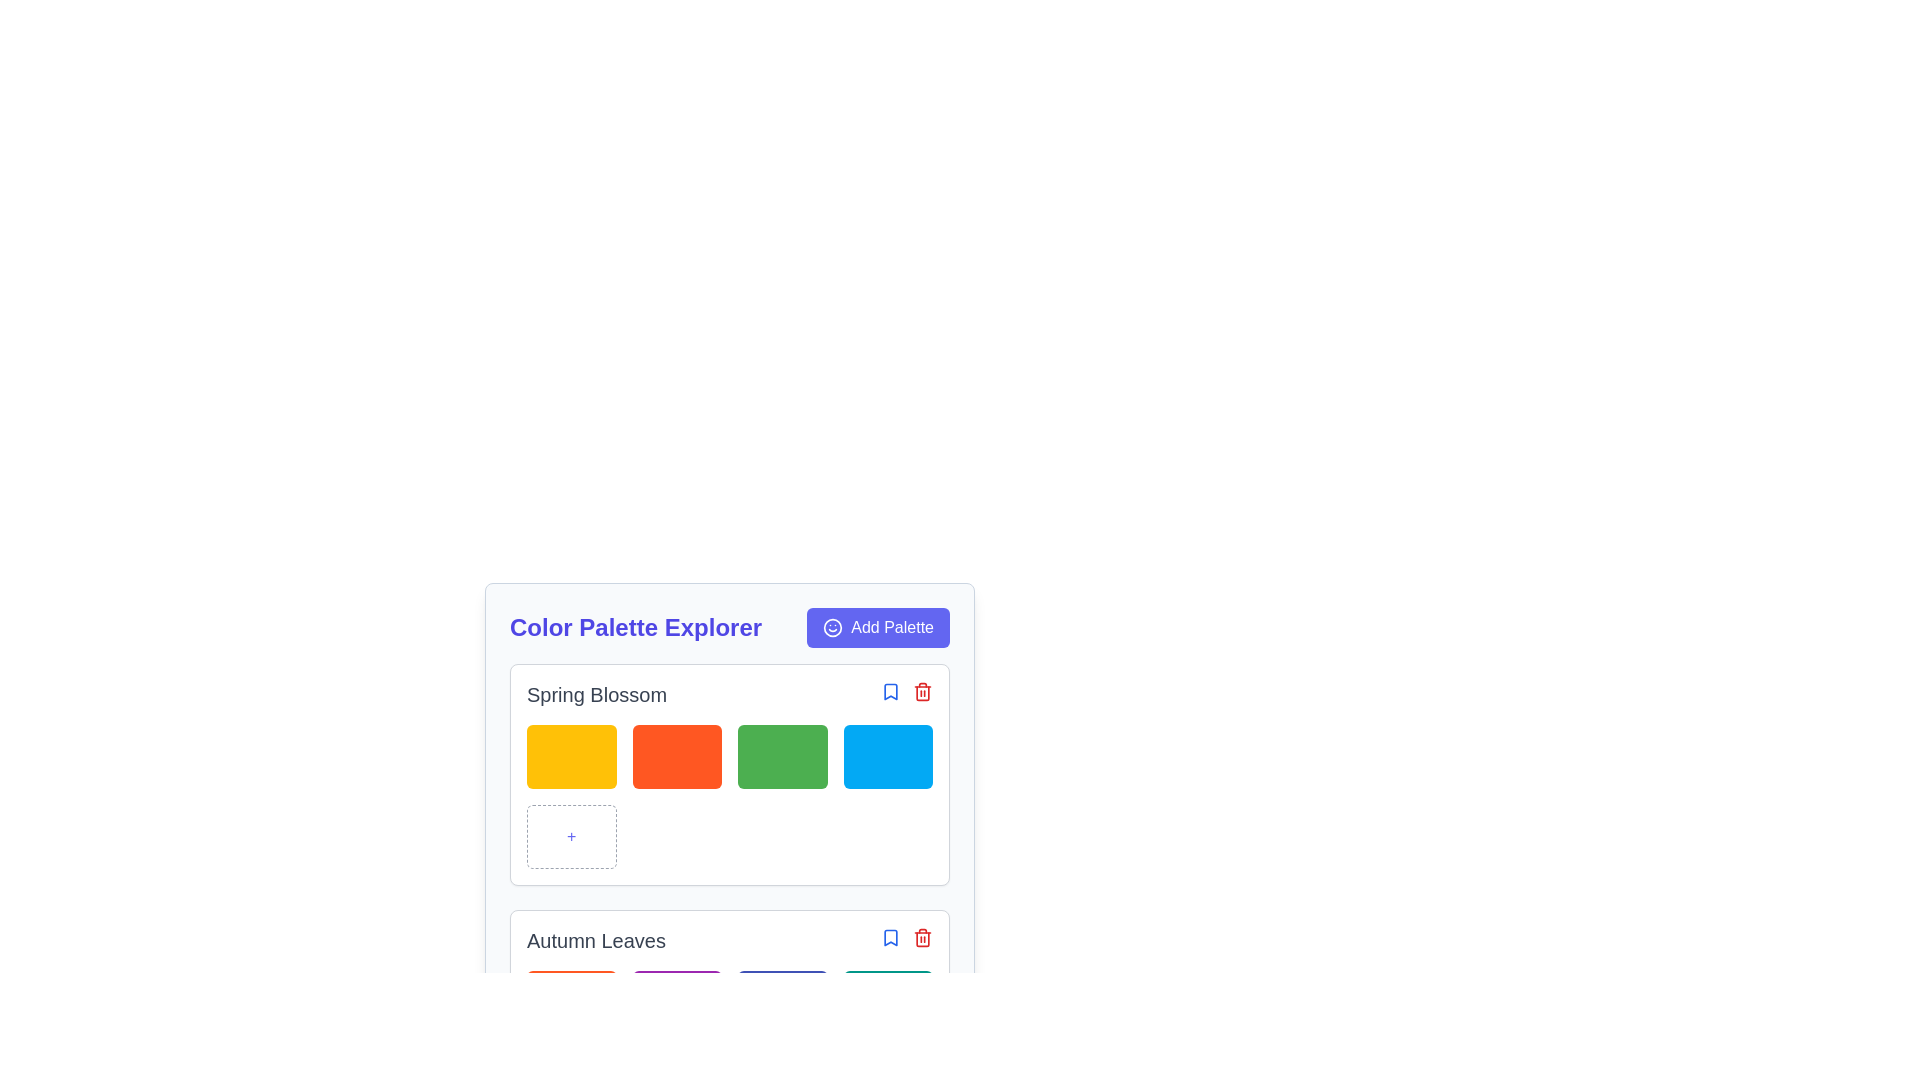  What do you see at coordinates (635, 627) in the screenshot?
I see `the text label reading 'Color Palette Explorer', which is styled with a bold font and indigo color, located at the top of the interface, to the left of the 'Add Palette' button` at bounding box center [635, 627].